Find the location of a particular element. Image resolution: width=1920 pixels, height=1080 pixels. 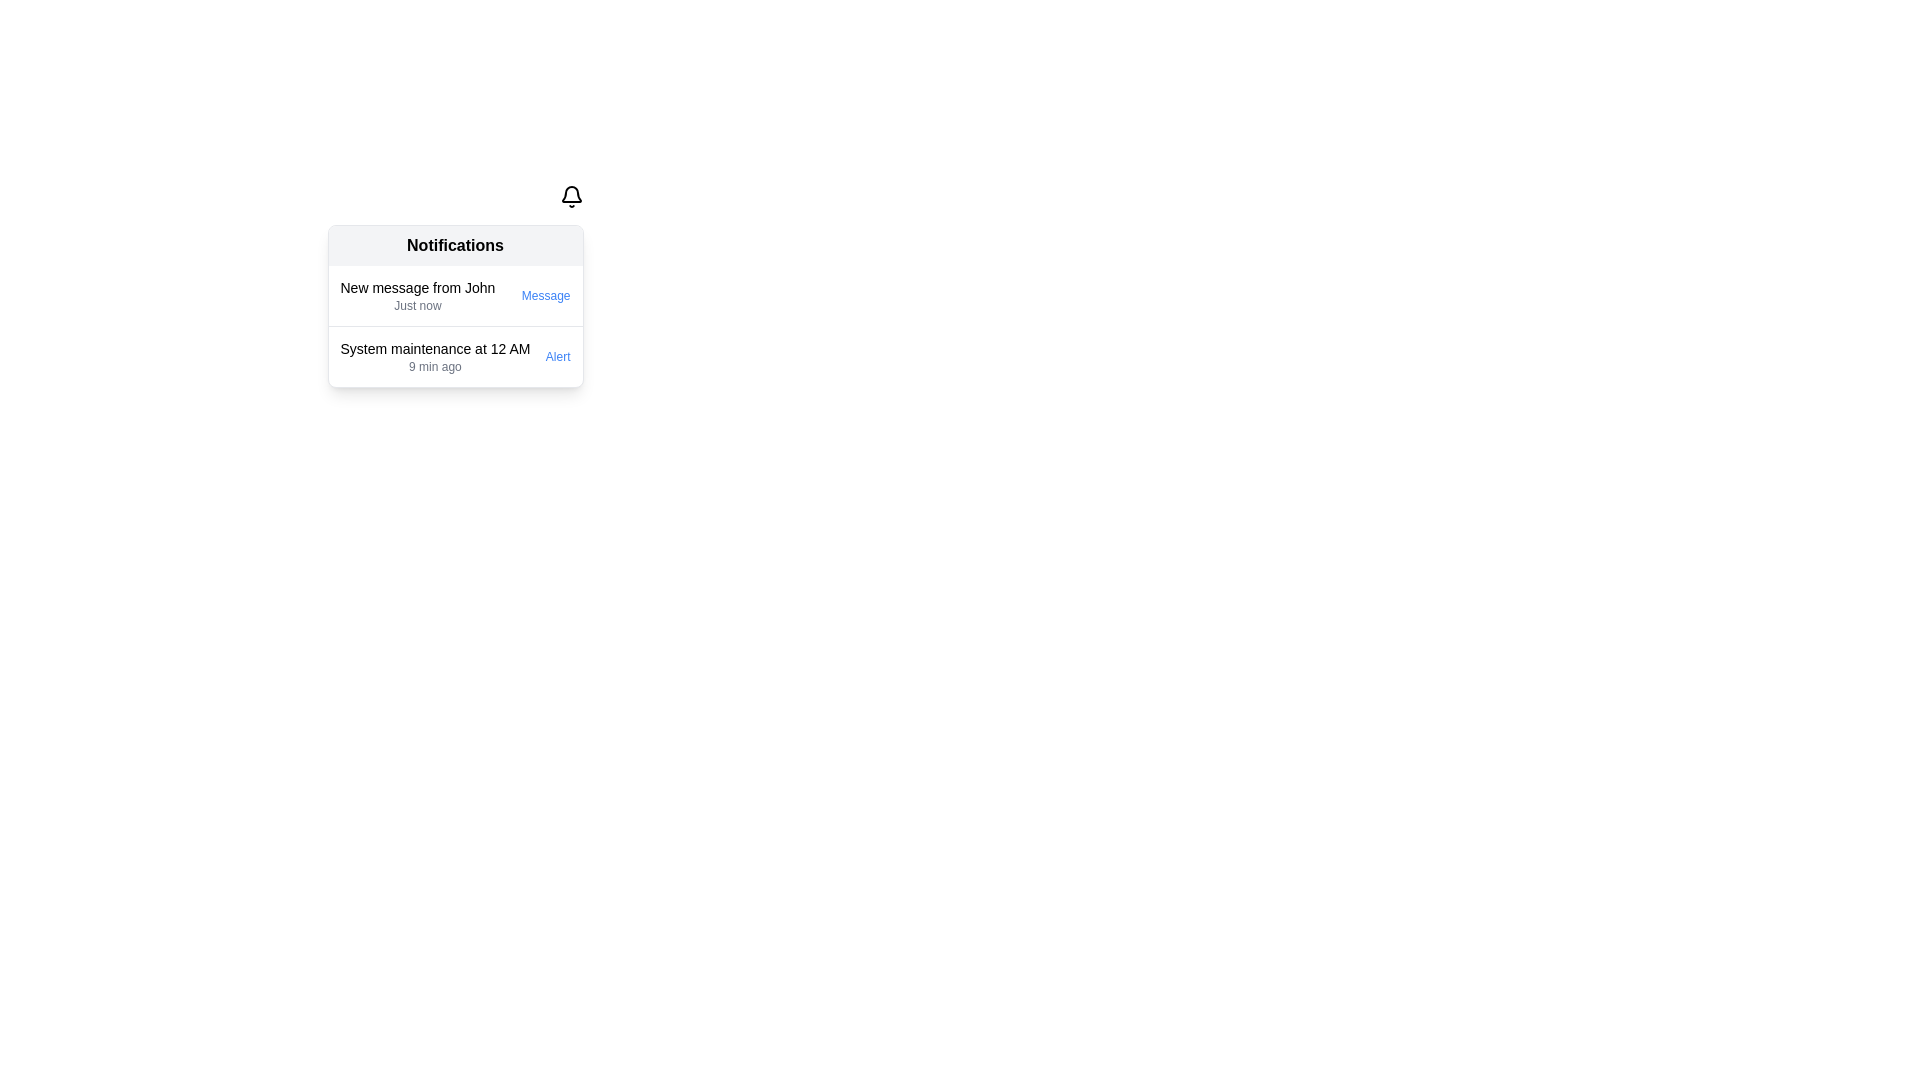

the Notification entry containing 'System maintenance at 12 AM' is located at coordinates (454, 355).